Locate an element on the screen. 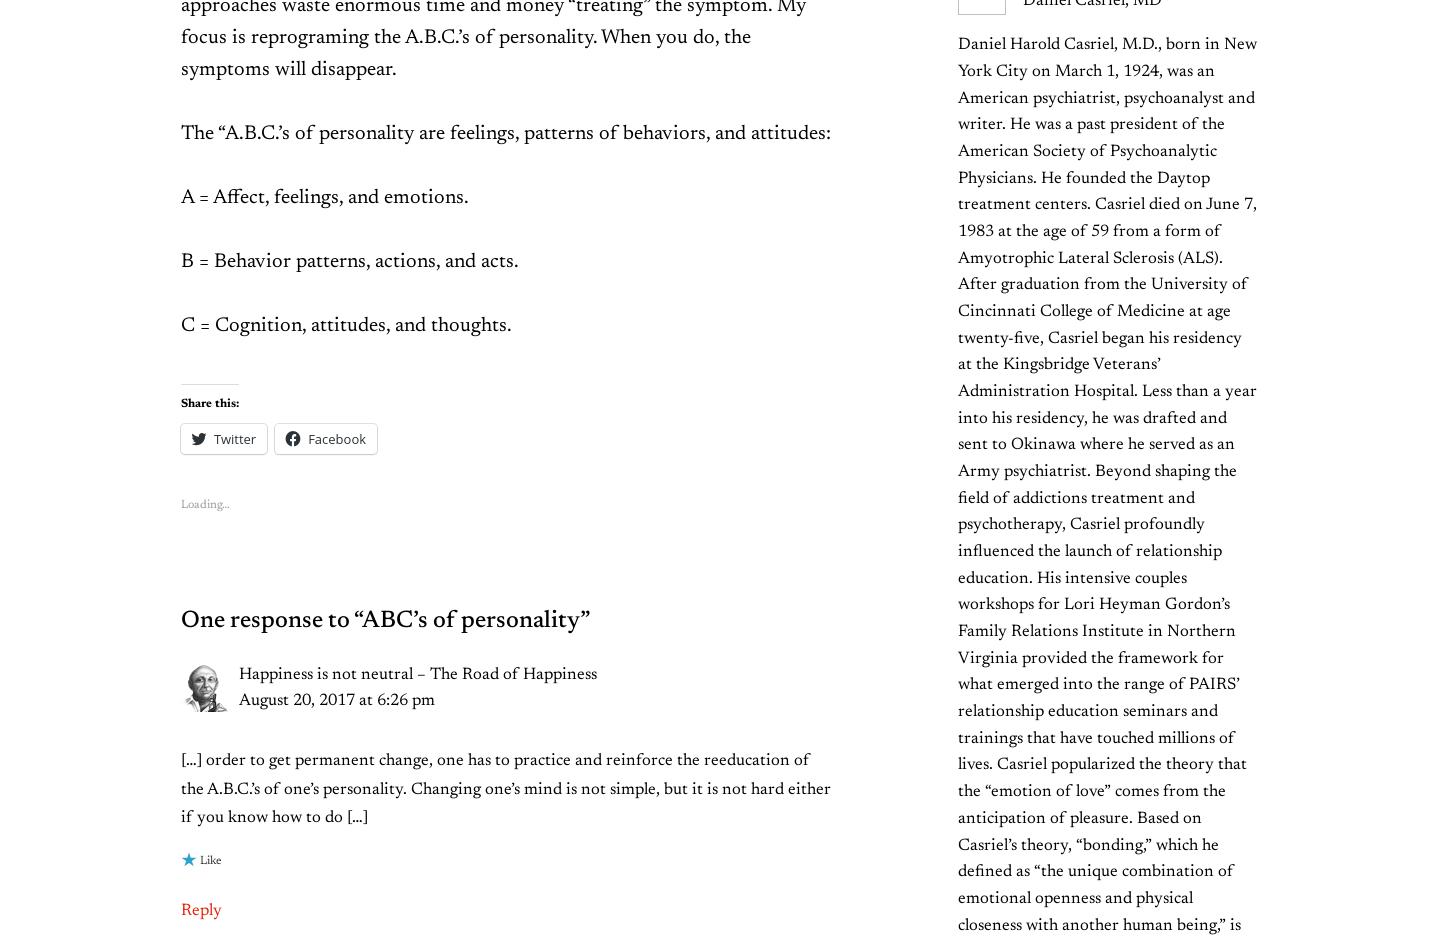 Image resolution: width=1440 pixels, height=944 pixels. 'August 20, 2017 at 6:26 pm' is located at coordinates (336, 700).